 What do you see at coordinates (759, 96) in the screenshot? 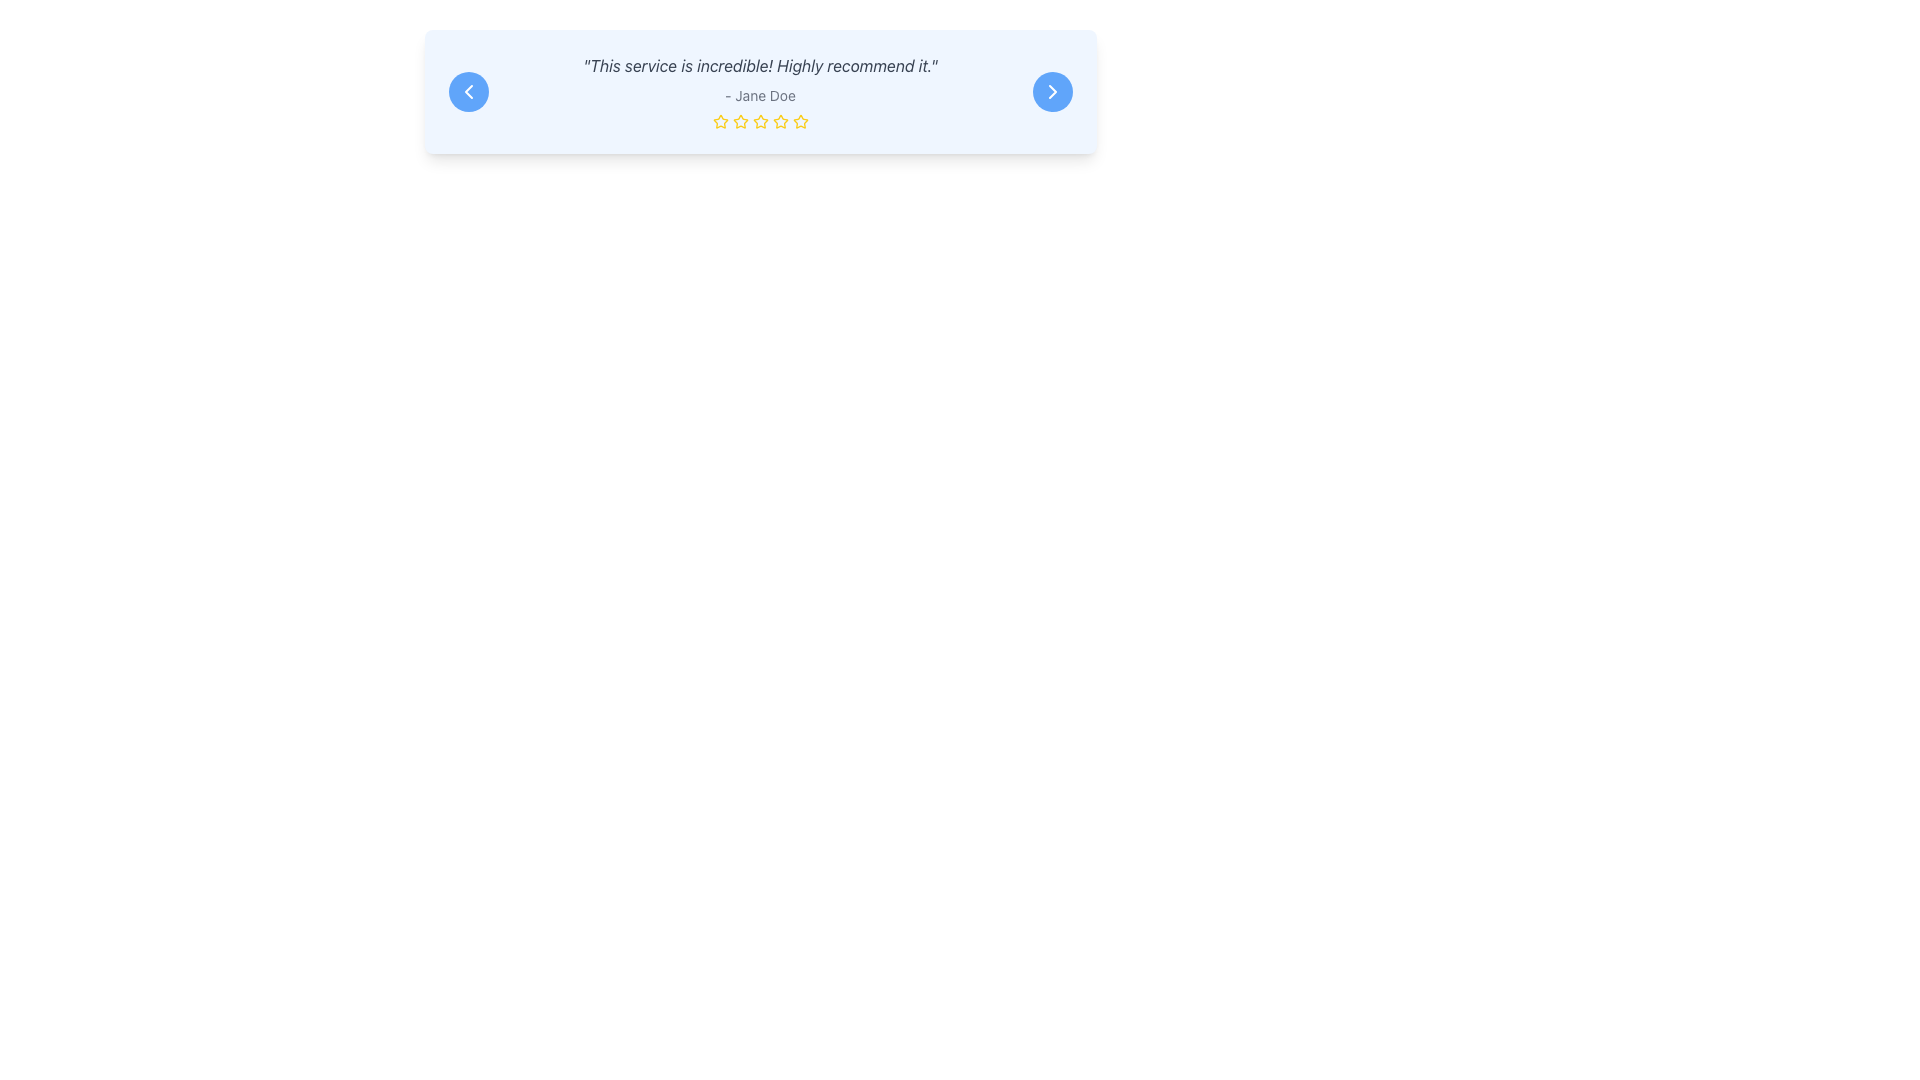
I see `the text element that reads '- Jane Doe', which is displayed in light-gray color and is positioned below a larger user testimonial text` at bounding box center [759, 96].